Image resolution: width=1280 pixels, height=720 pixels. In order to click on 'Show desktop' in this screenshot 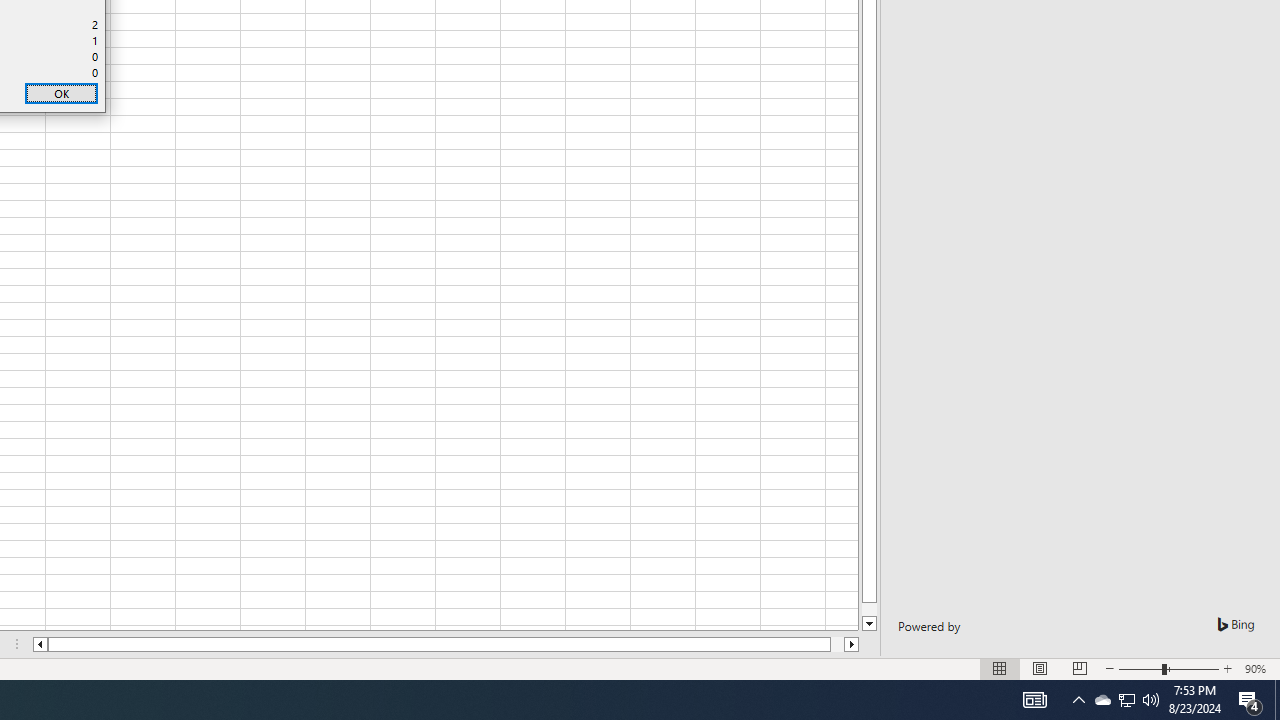, I will do `click(1276, 698)`.